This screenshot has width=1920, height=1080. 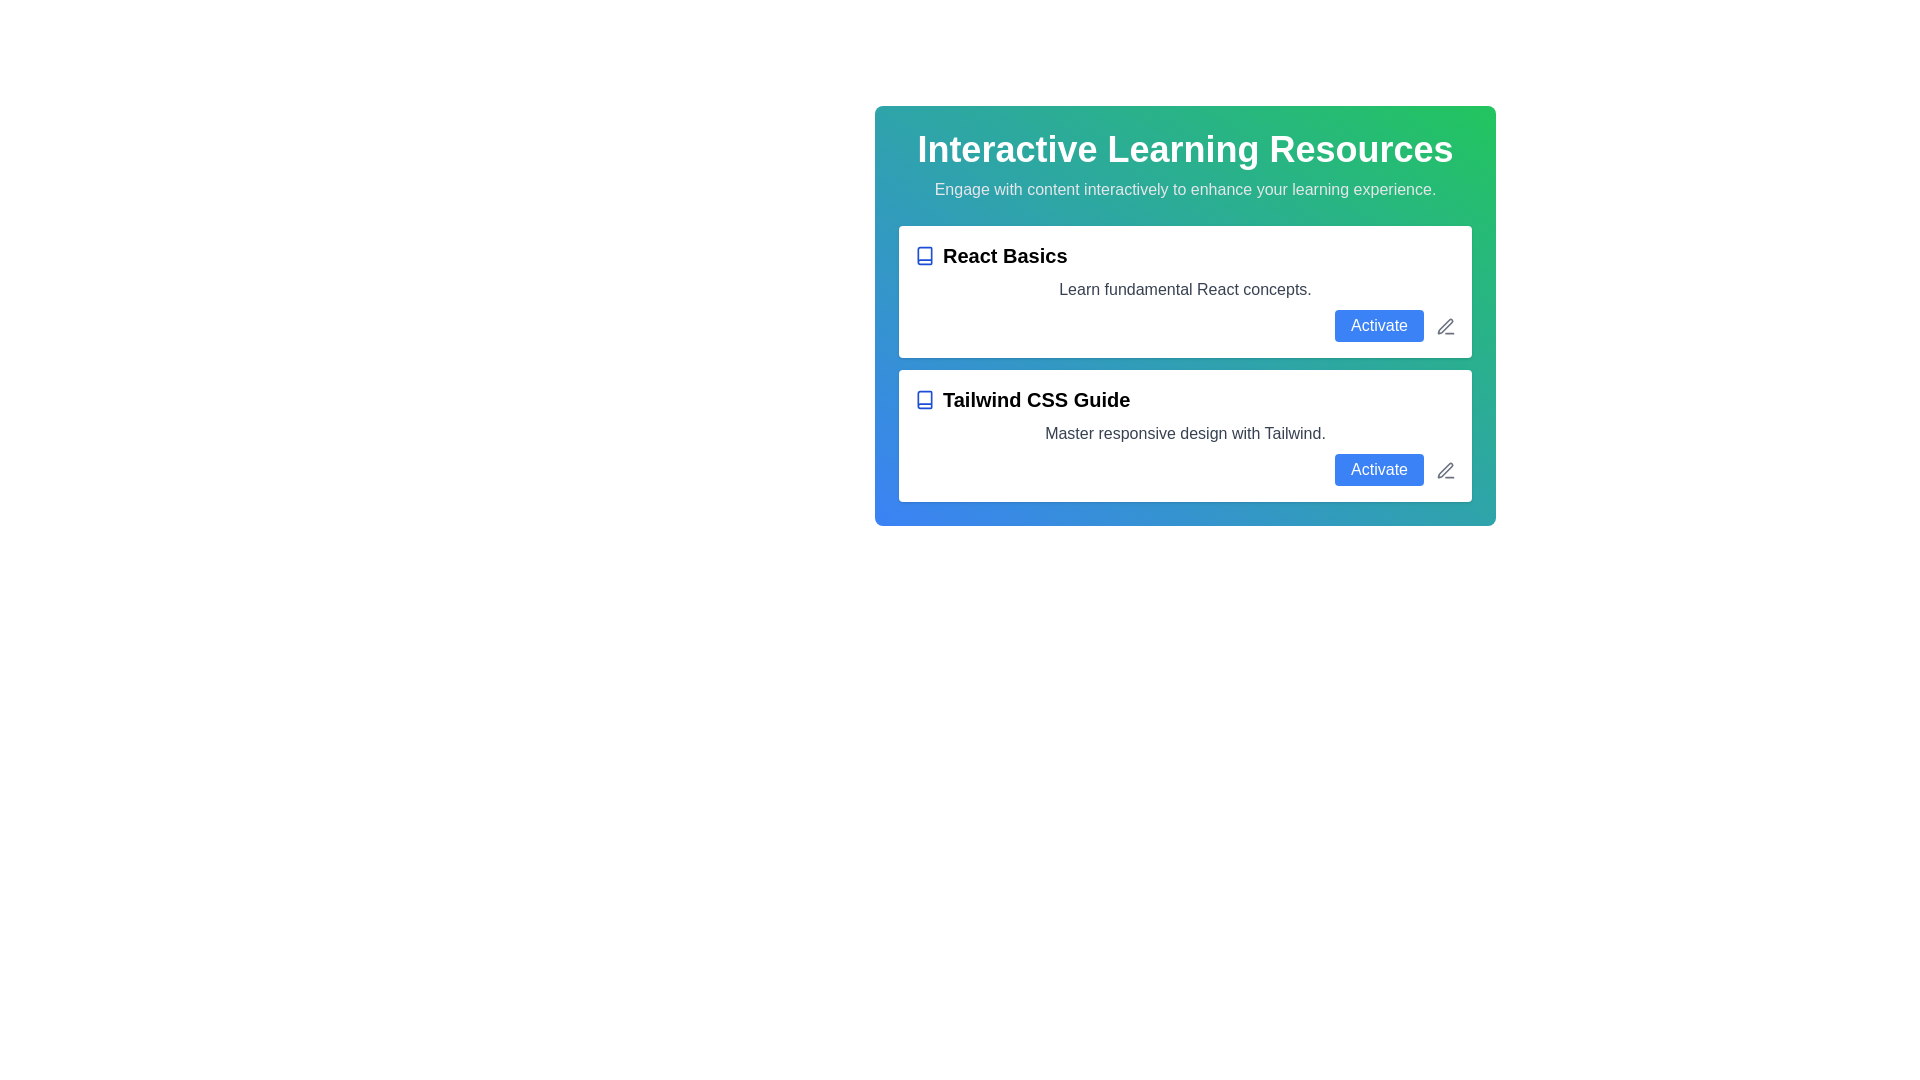 What do you see at coordinates (1445, 470) in the screenshot?
I see `the edit action icon located in the second item of a vertical list within a green-bordered card layout, positioned to the right of the text and the 'Activate' button` at bounding box center [1445, 470].